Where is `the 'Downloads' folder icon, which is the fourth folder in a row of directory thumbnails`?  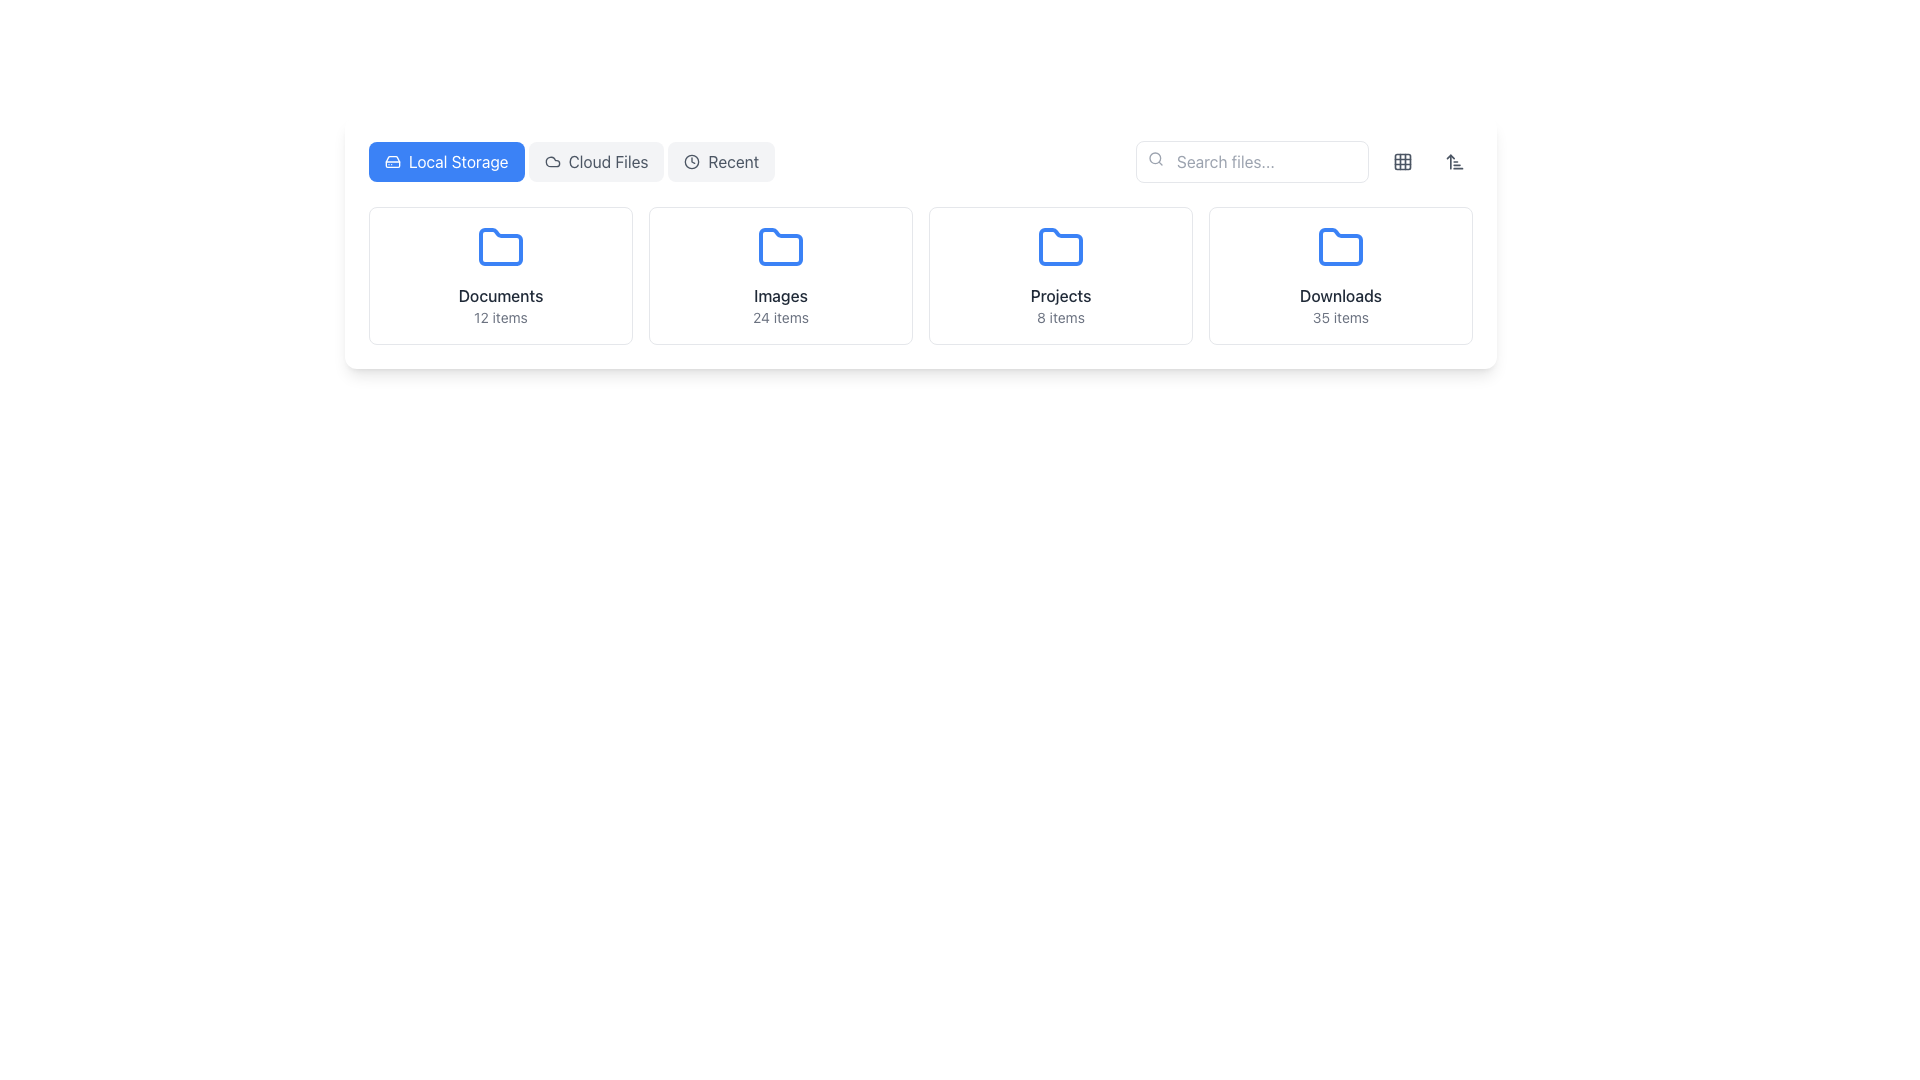 the 'Downloads' folder icon, which is the fourth folder in a row of directory thumbnails is located at coordinates (1340, 245).